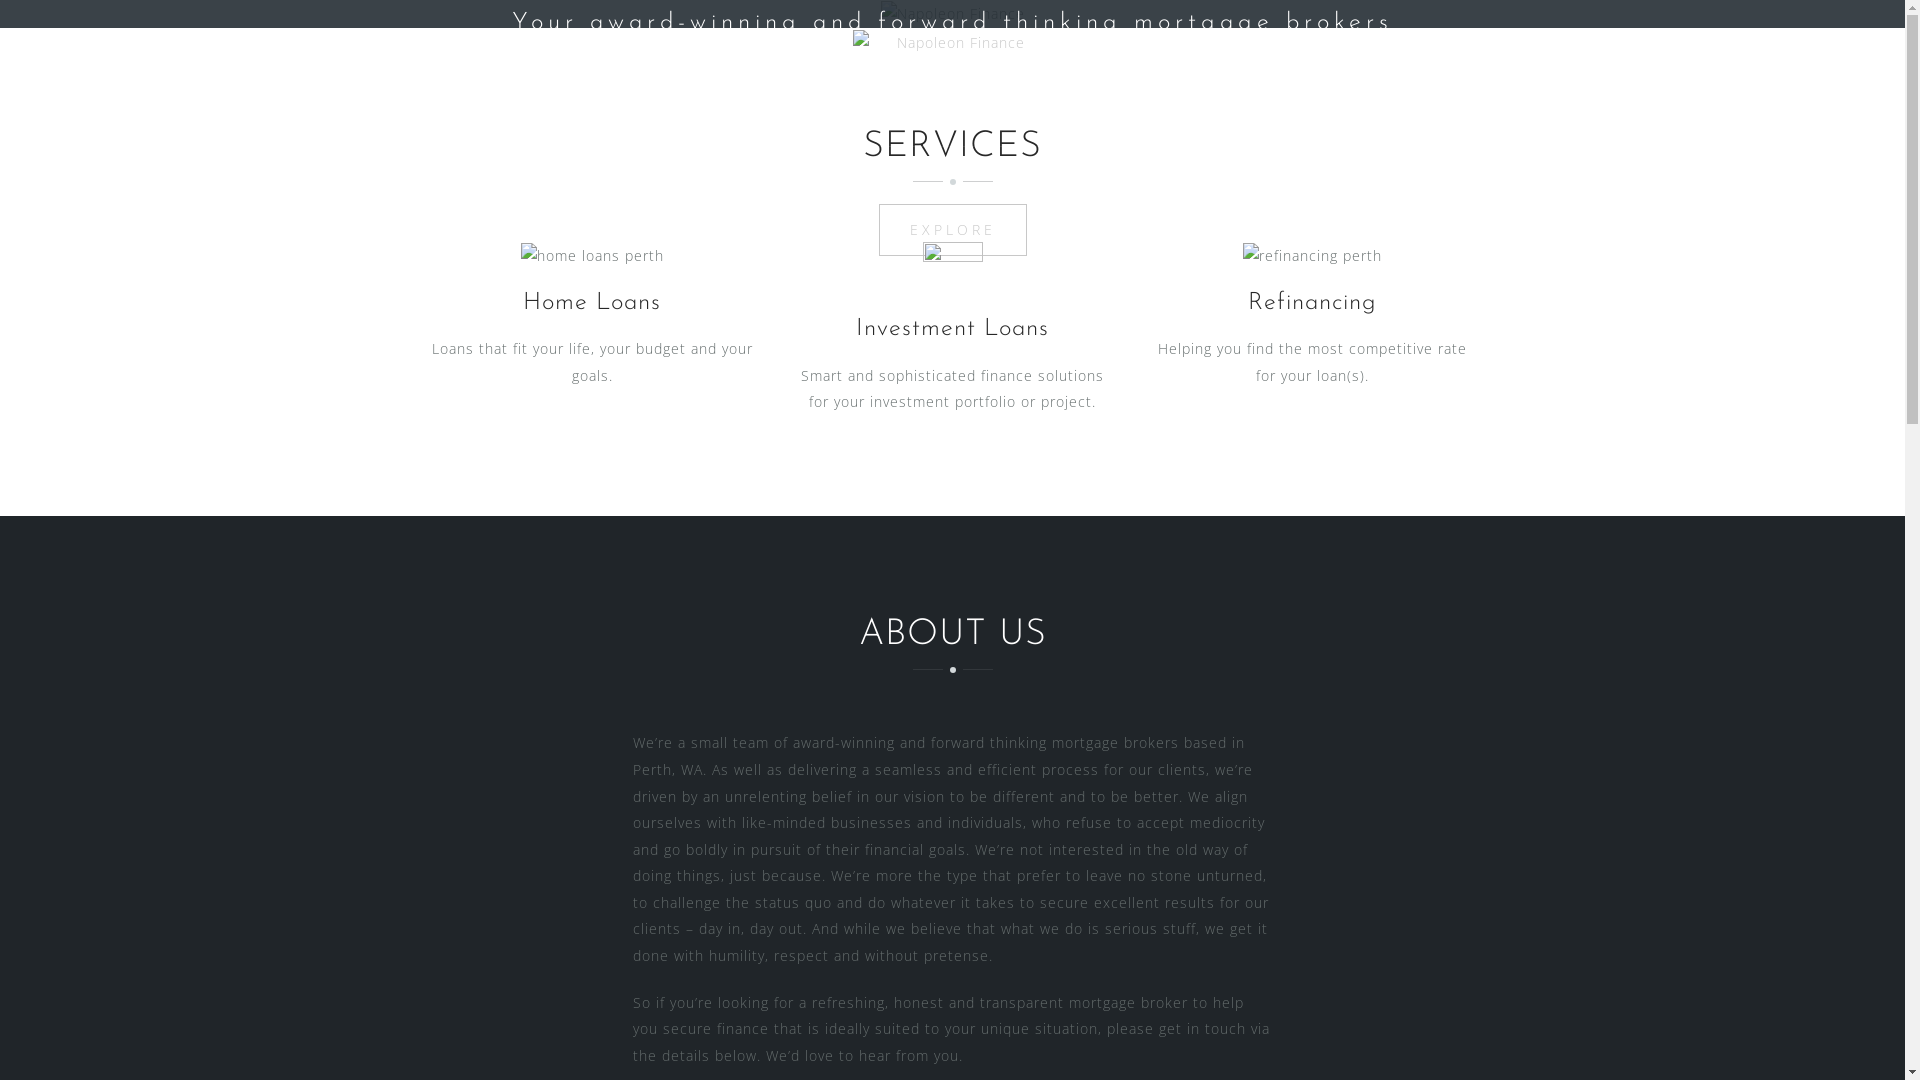  I want to click on 'Refinancing', so click(1312, 303).